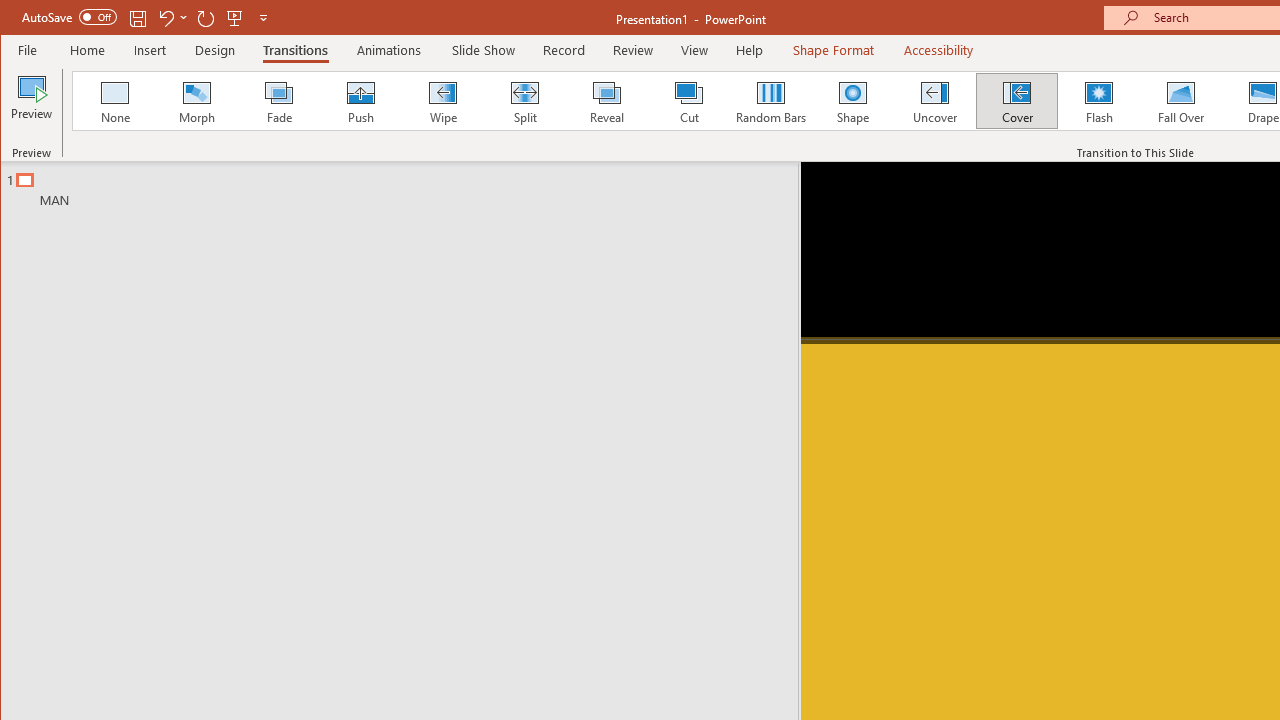 The width and height of the screenshot is (1280, 720). I want to click on 'Wipe', so click(441, 100).